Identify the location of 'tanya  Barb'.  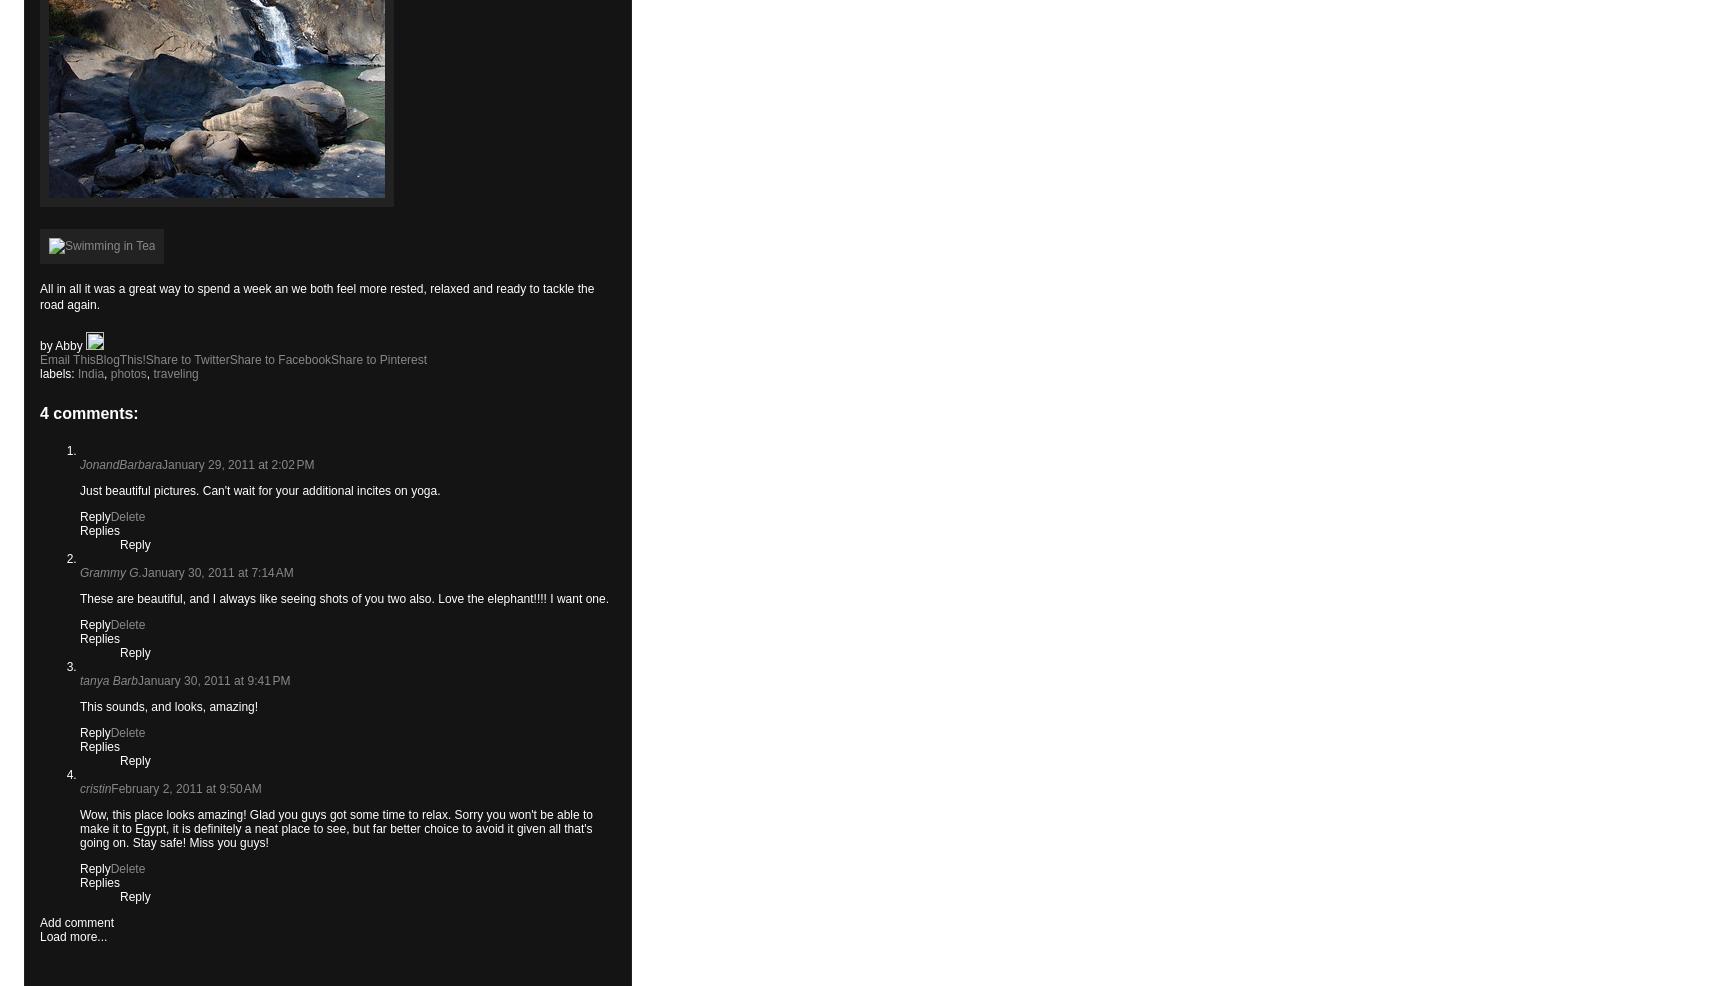
(108, 680).